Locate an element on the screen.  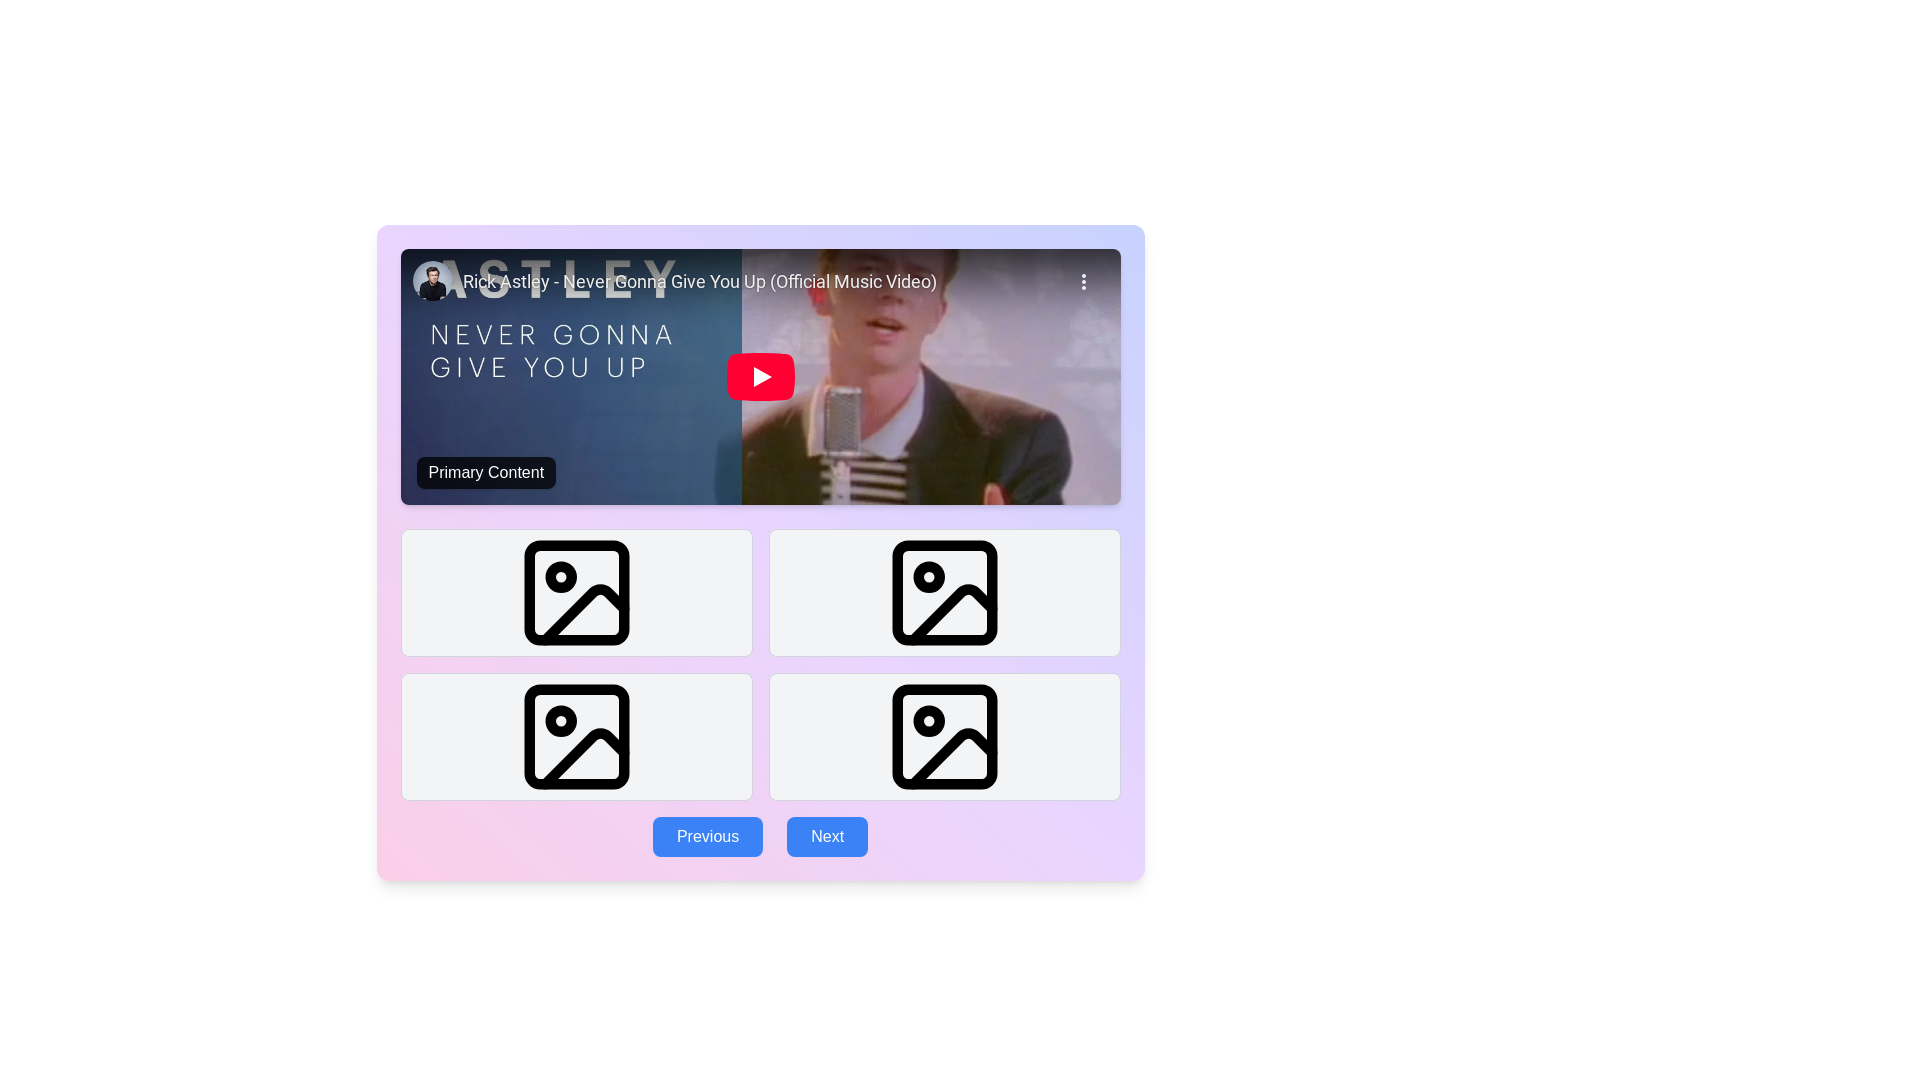
the decorative graphical component representing a diagonal line in the bottom-right corner of the image icon, which is part of a grid of four icons below the video content is located at coordinates (951, 758).